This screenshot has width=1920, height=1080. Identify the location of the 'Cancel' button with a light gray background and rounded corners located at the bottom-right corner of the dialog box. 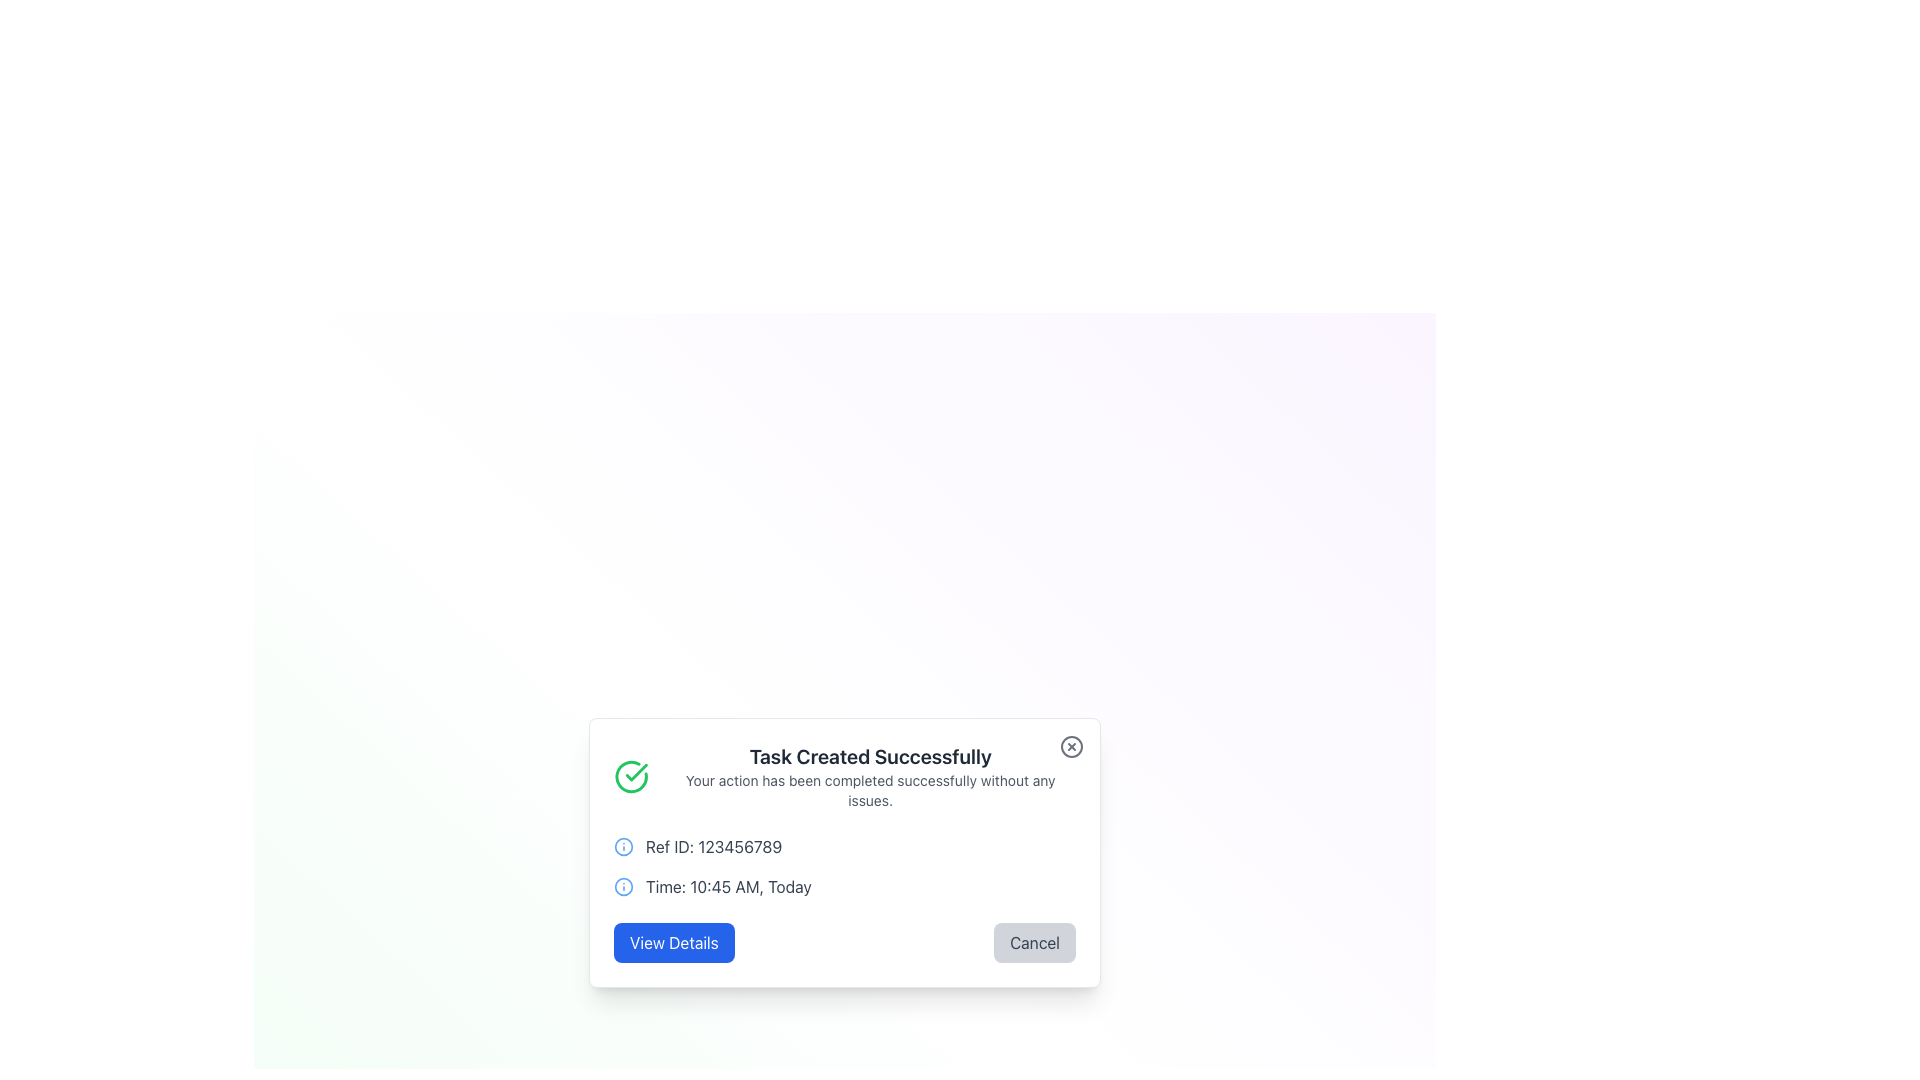
(1035, 942).